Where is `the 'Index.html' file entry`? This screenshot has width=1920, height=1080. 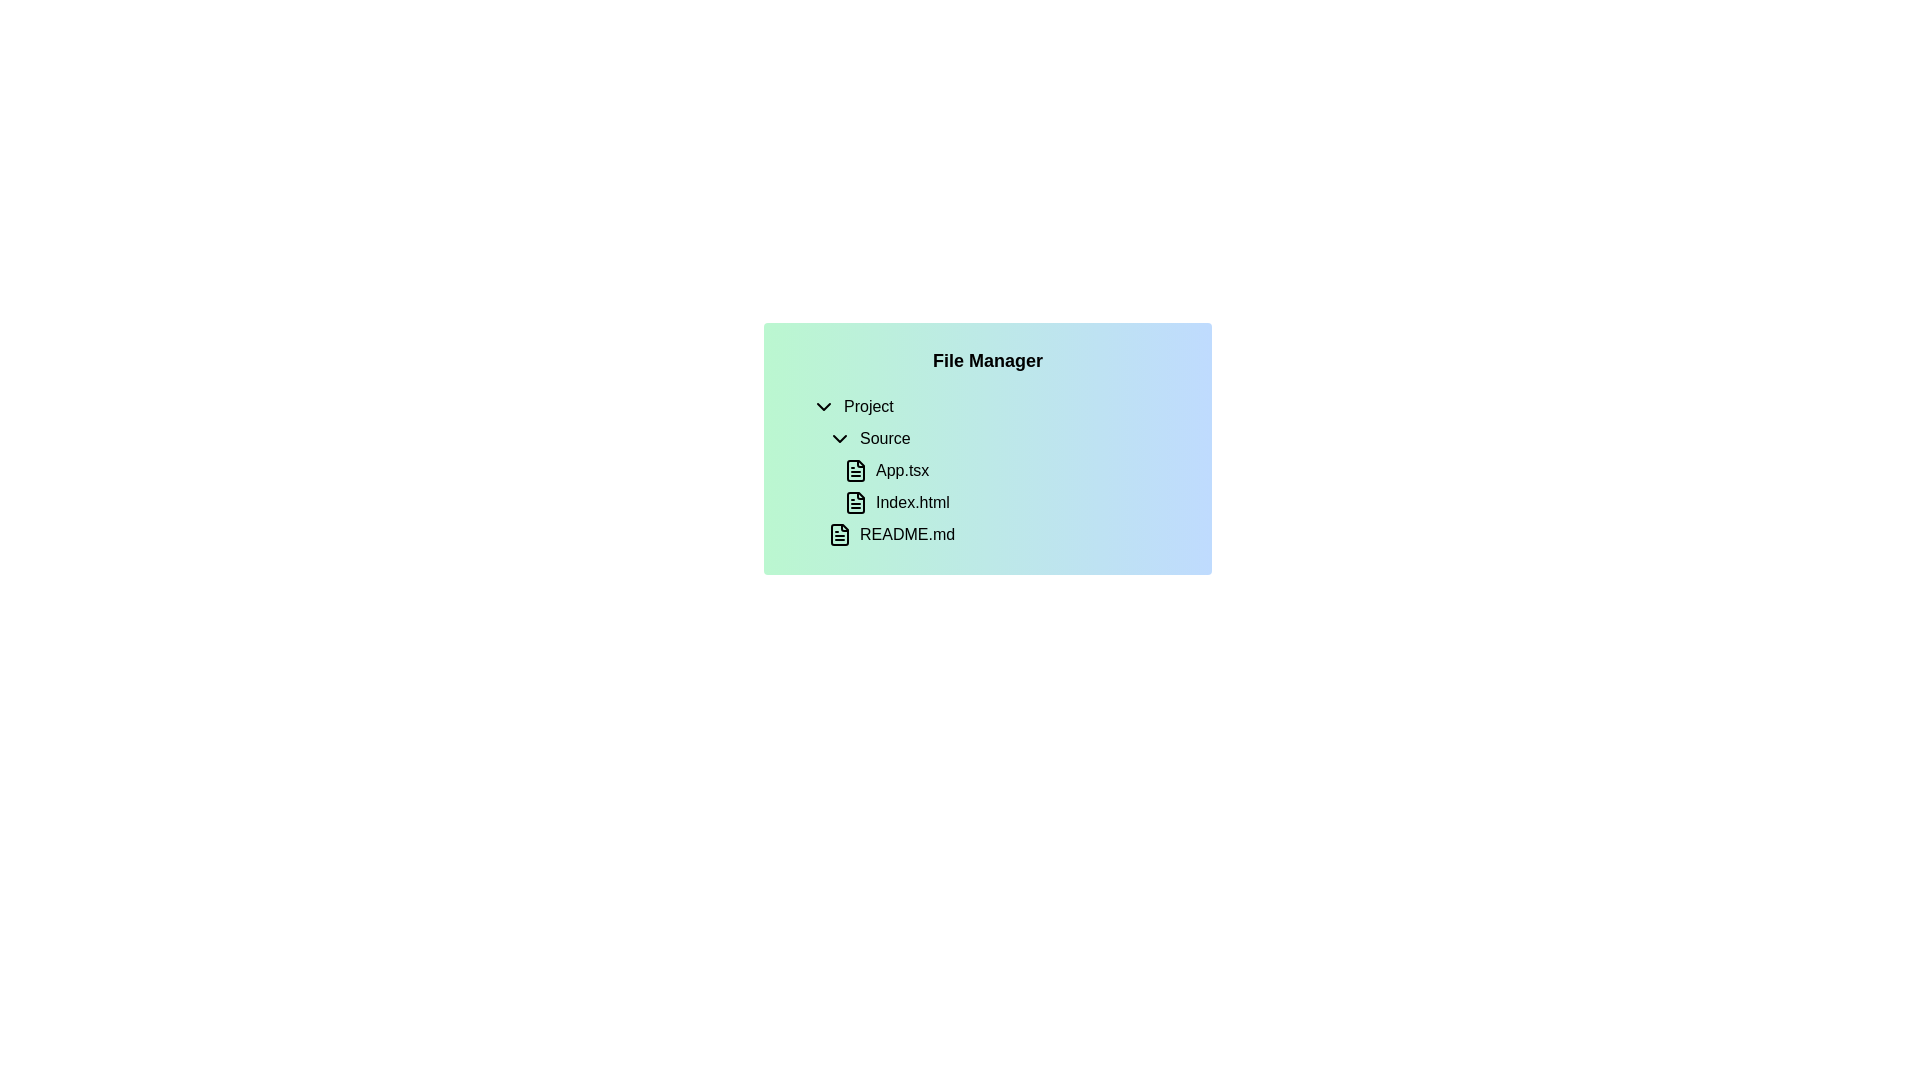
the 'Index.html' file entry is located at coordinates (1003, 501).